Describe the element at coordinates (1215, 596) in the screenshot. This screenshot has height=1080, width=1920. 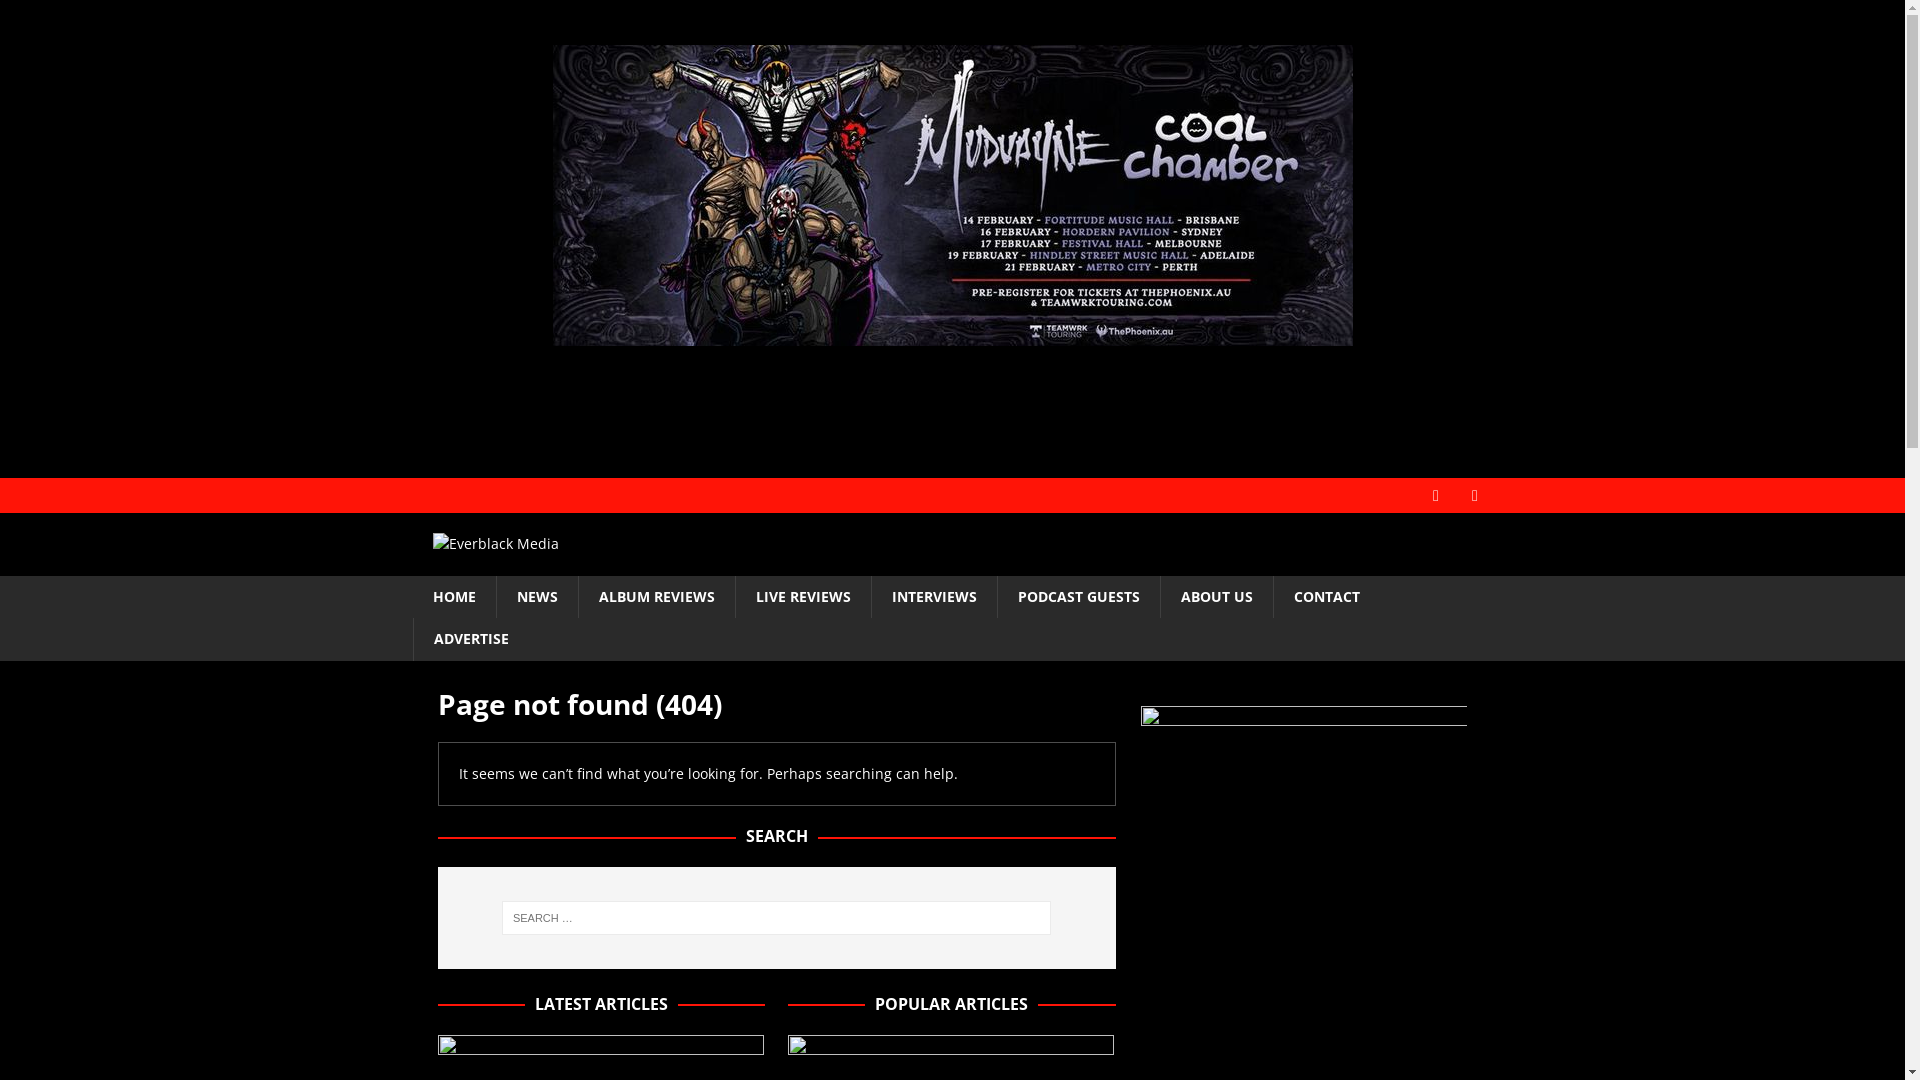
I see `'ABOUT US'` at that location.